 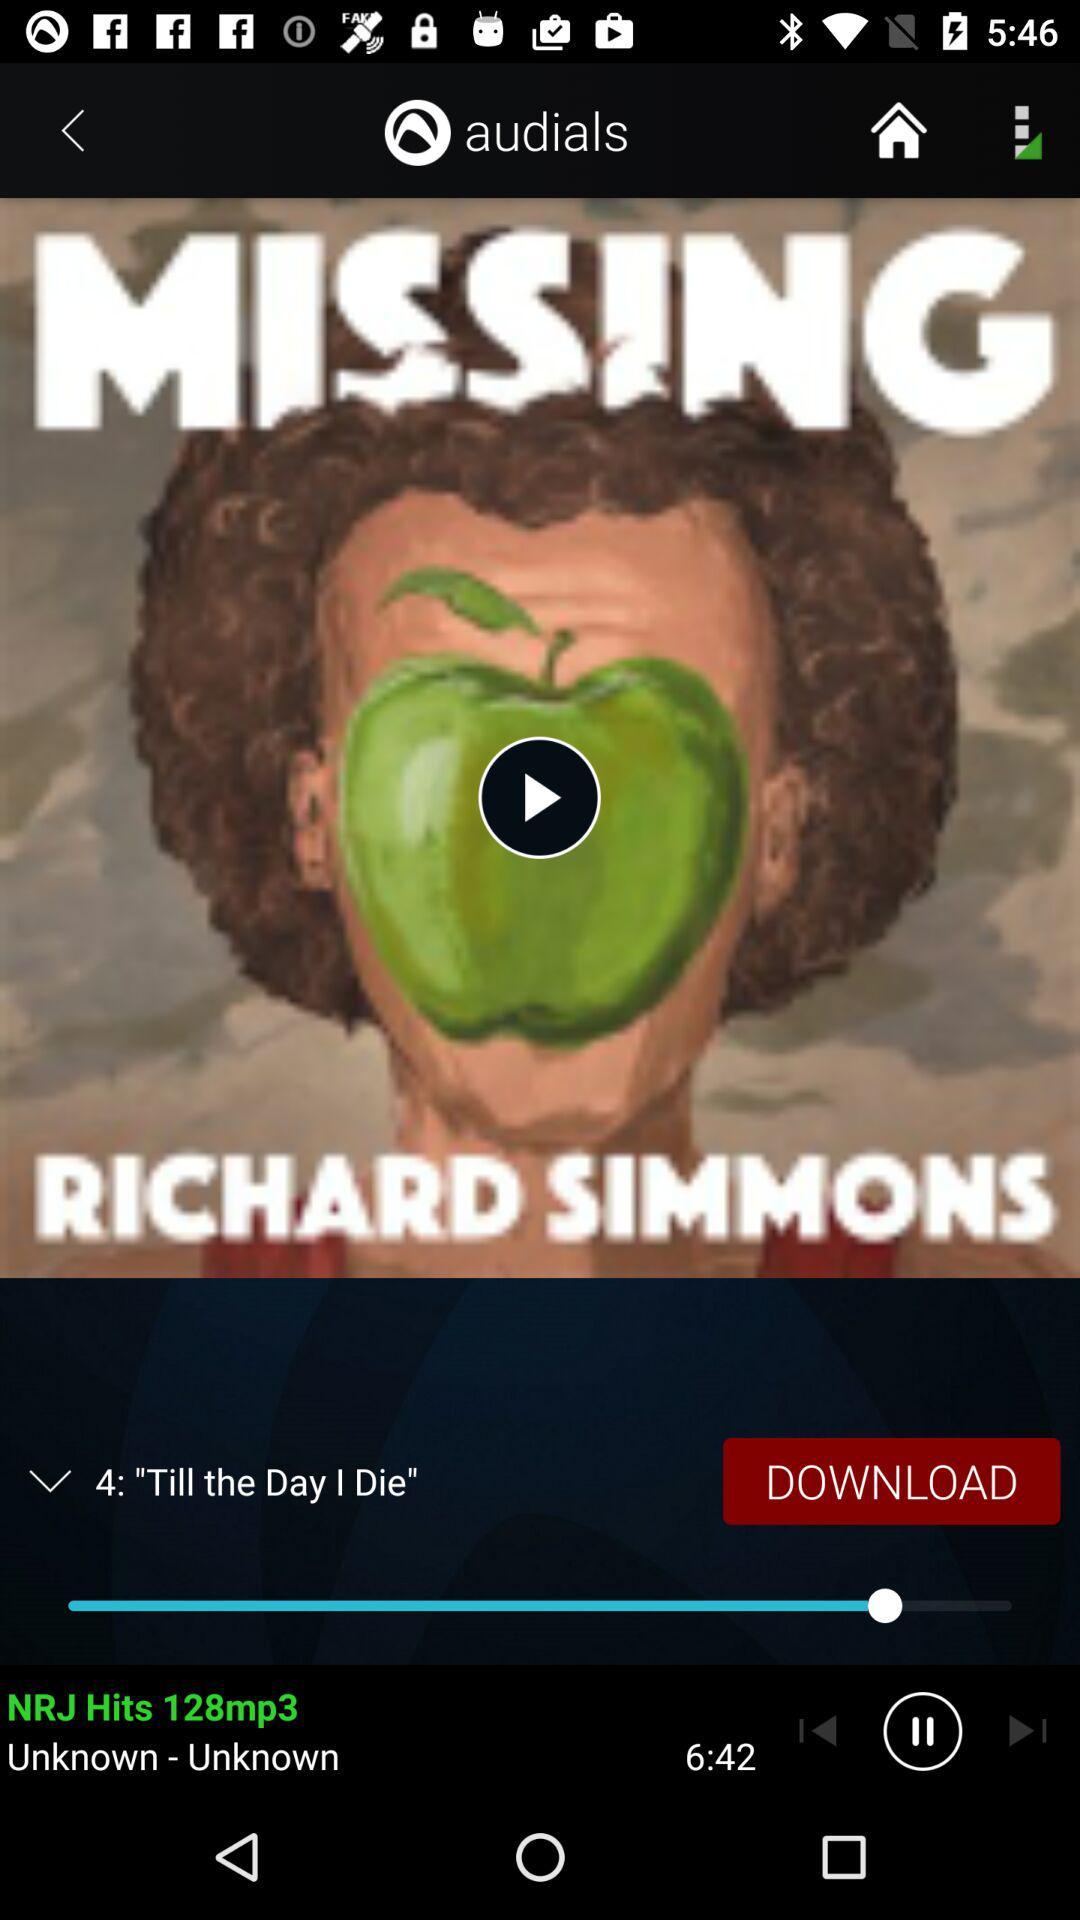 I want to click on homepage, so click(x=897, y=129).